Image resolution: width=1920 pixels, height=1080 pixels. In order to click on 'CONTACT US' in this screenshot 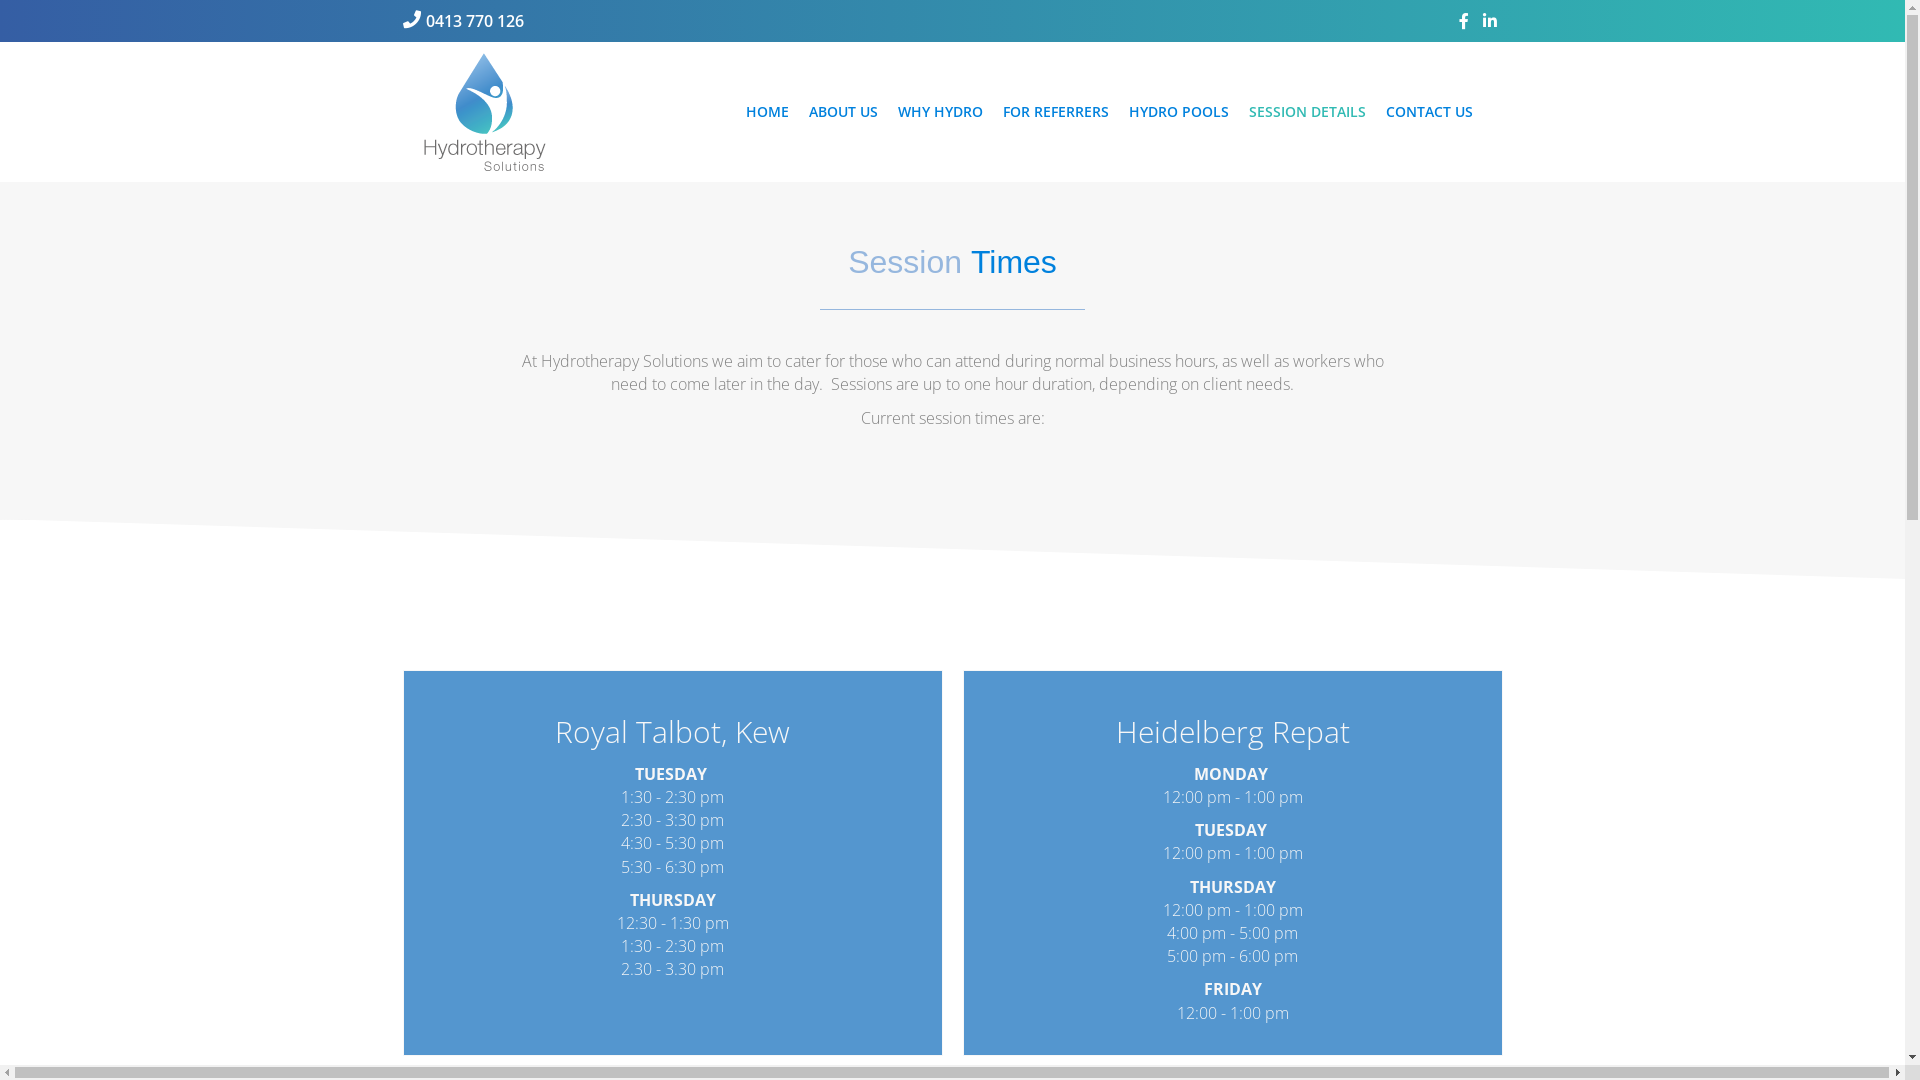, I will do `click(1428, 111)`.